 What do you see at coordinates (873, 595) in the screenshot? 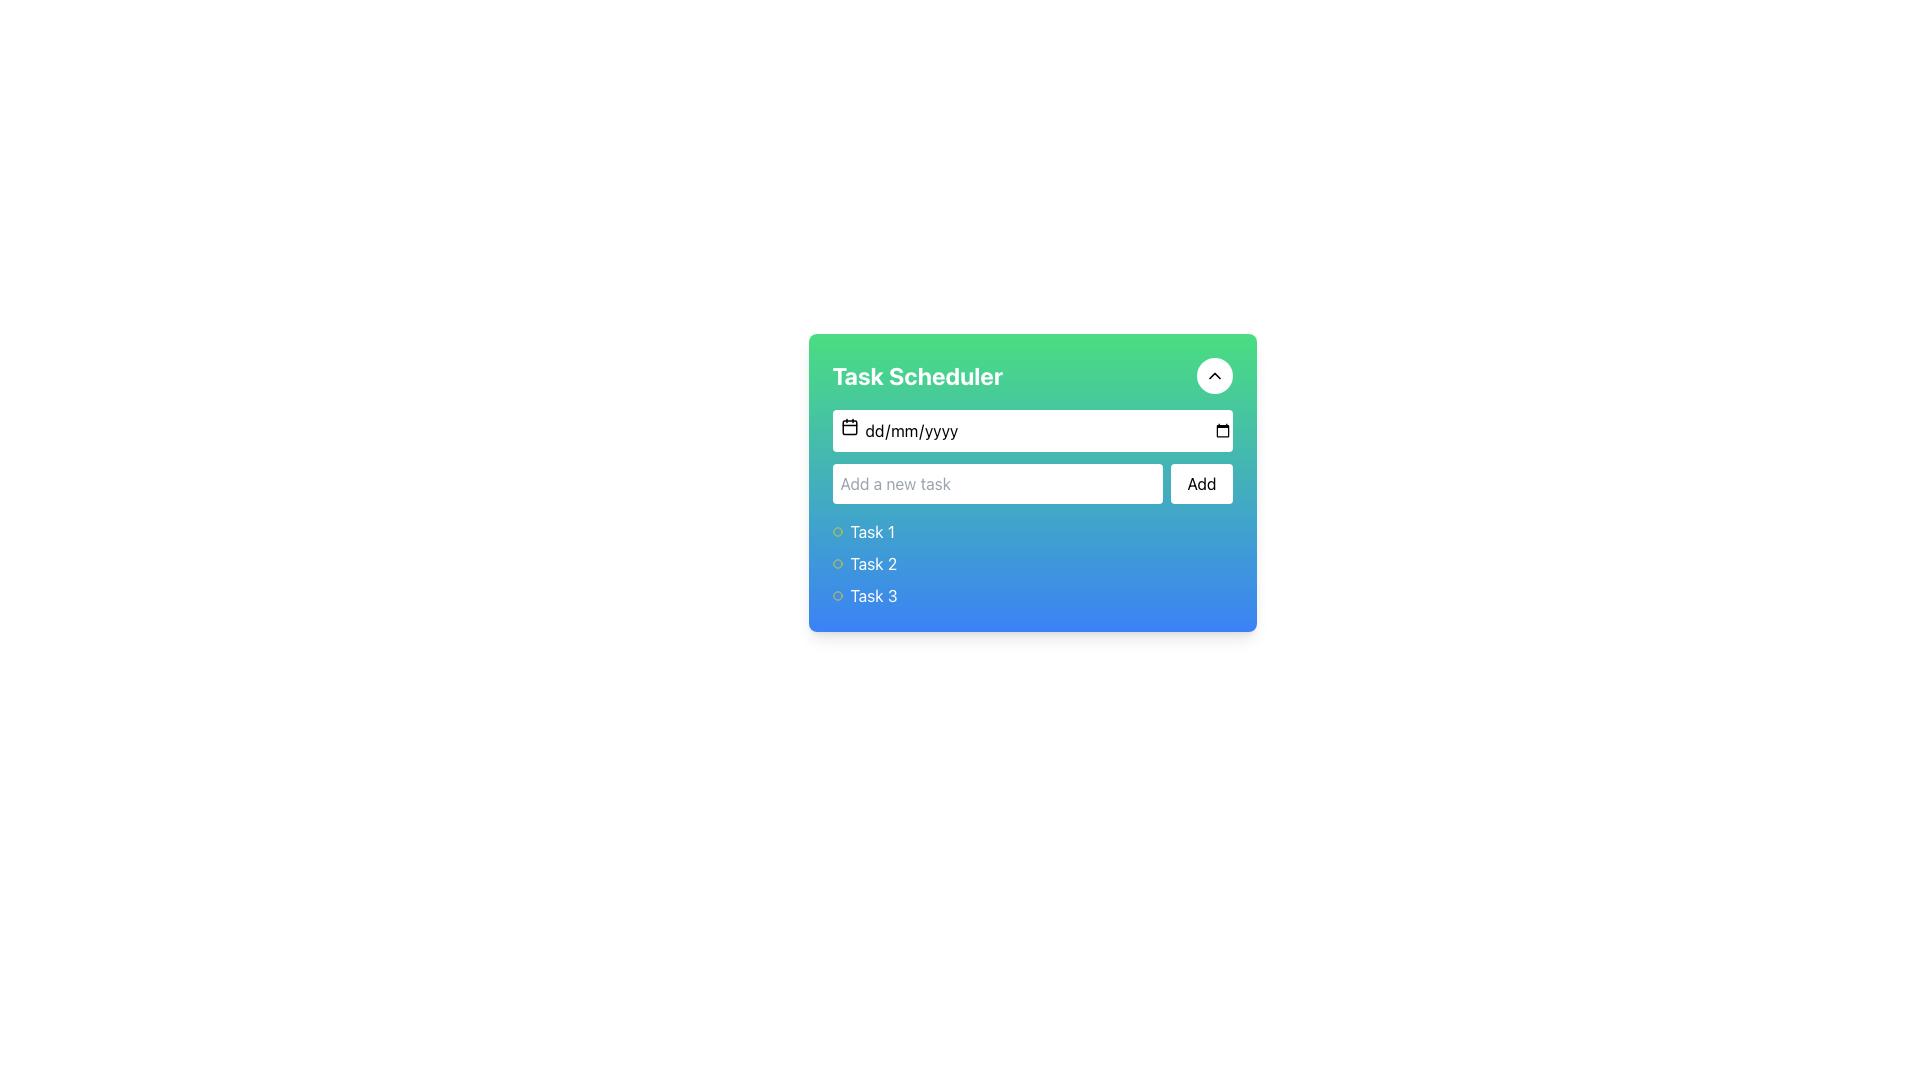
I see `the 'Task 3' text label in the task scheduler interface, which displays the task name and is positioned at the bottom of the task list` at bounding box center [873, 595].